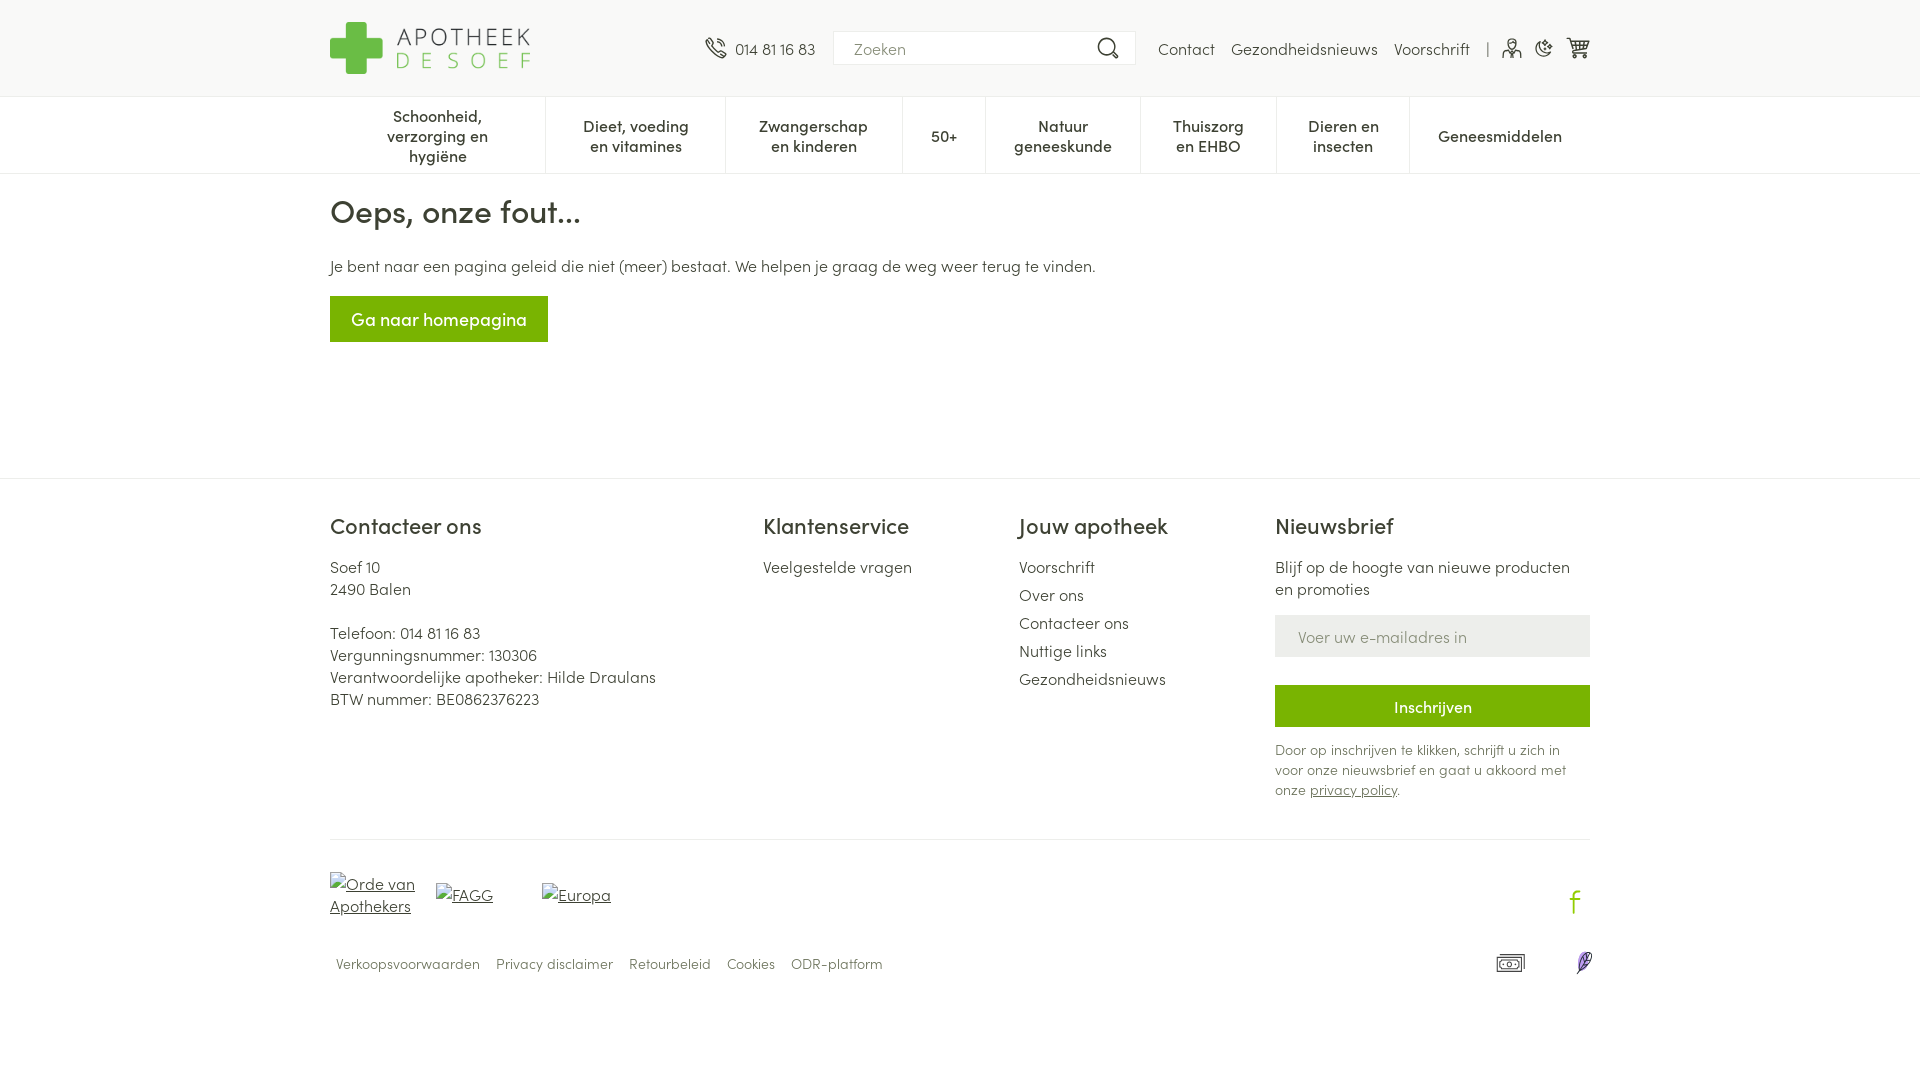  What do you see at coordinates (1141, 132) in the screenshot?
I see `'Thuiszorg en EHBO'` at bounding box center [1141, 132].